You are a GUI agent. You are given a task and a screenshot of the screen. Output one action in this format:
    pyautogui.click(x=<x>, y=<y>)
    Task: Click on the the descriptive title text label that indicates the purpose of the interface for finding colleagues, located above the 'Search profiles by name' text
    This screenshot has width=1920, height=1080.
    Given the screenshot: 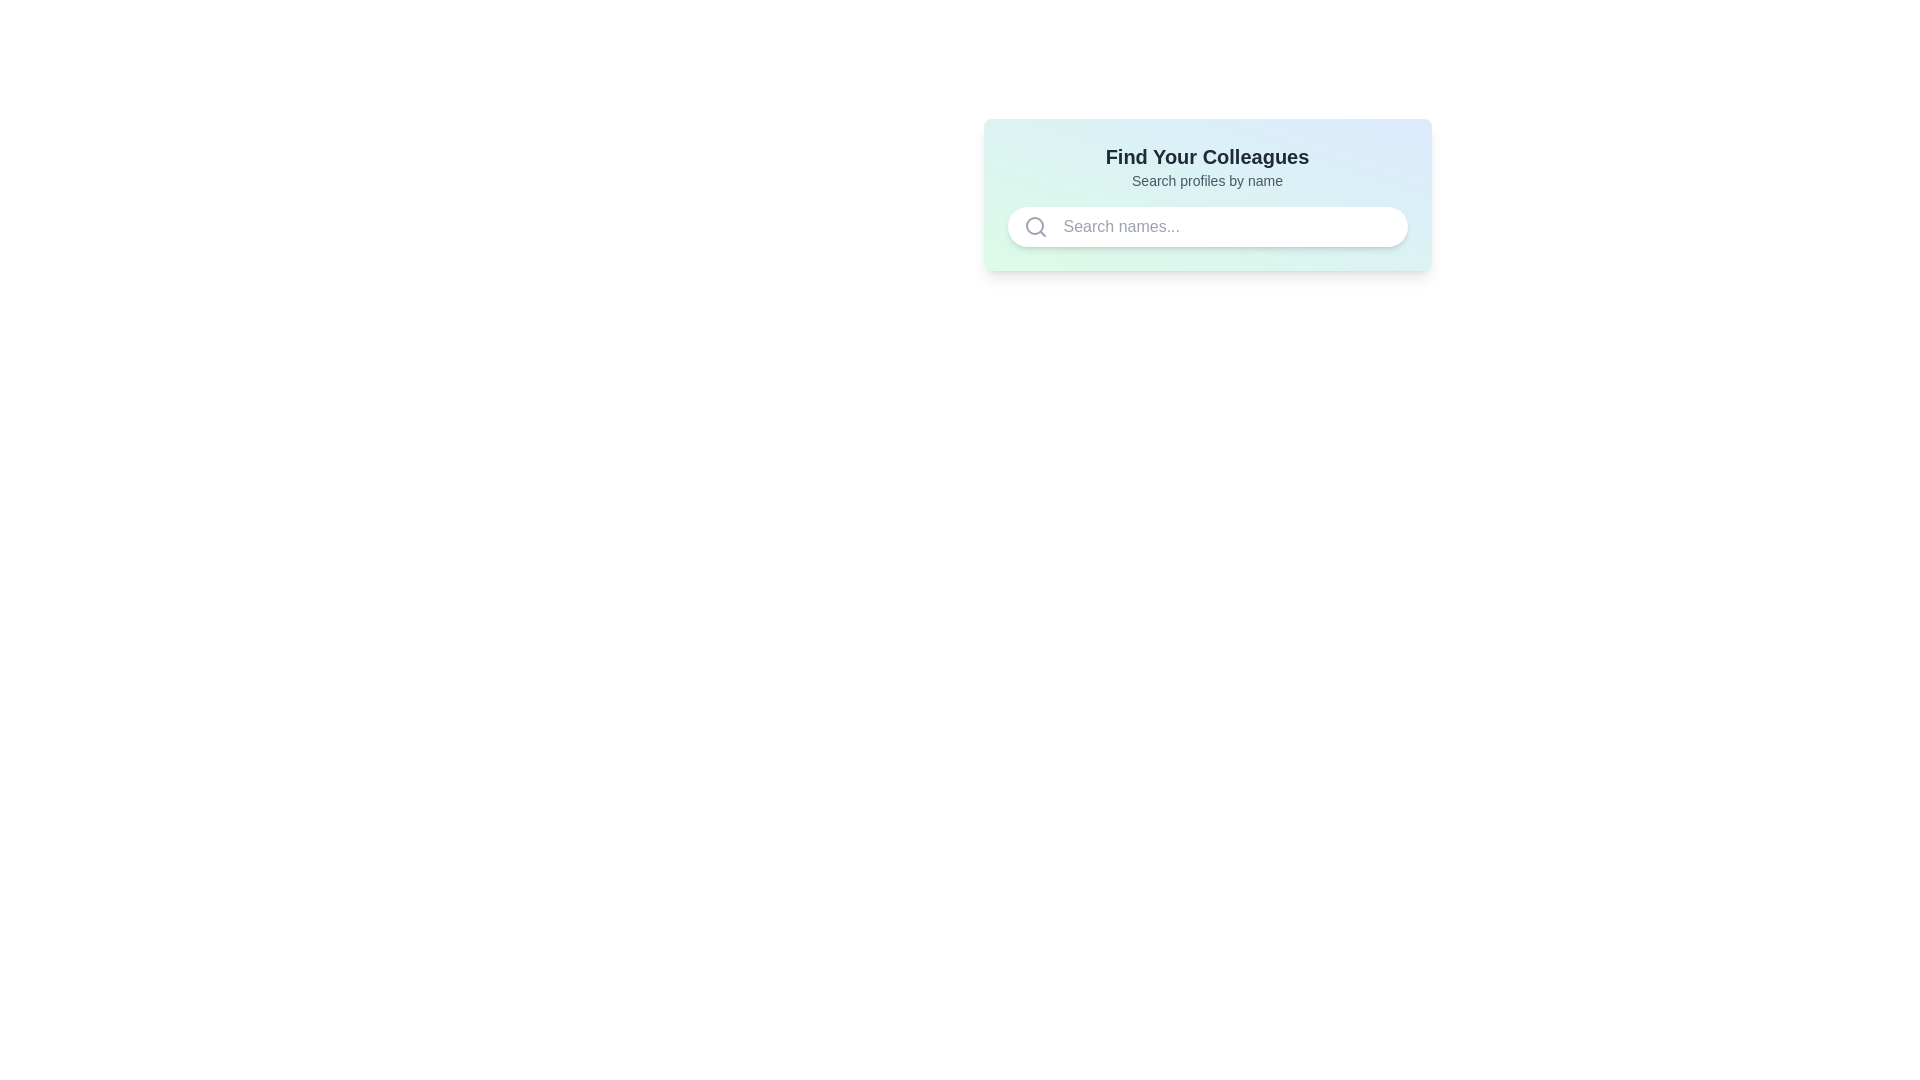 What is the action you would take?
    pyautogui.click(x=1206, y=156)
    